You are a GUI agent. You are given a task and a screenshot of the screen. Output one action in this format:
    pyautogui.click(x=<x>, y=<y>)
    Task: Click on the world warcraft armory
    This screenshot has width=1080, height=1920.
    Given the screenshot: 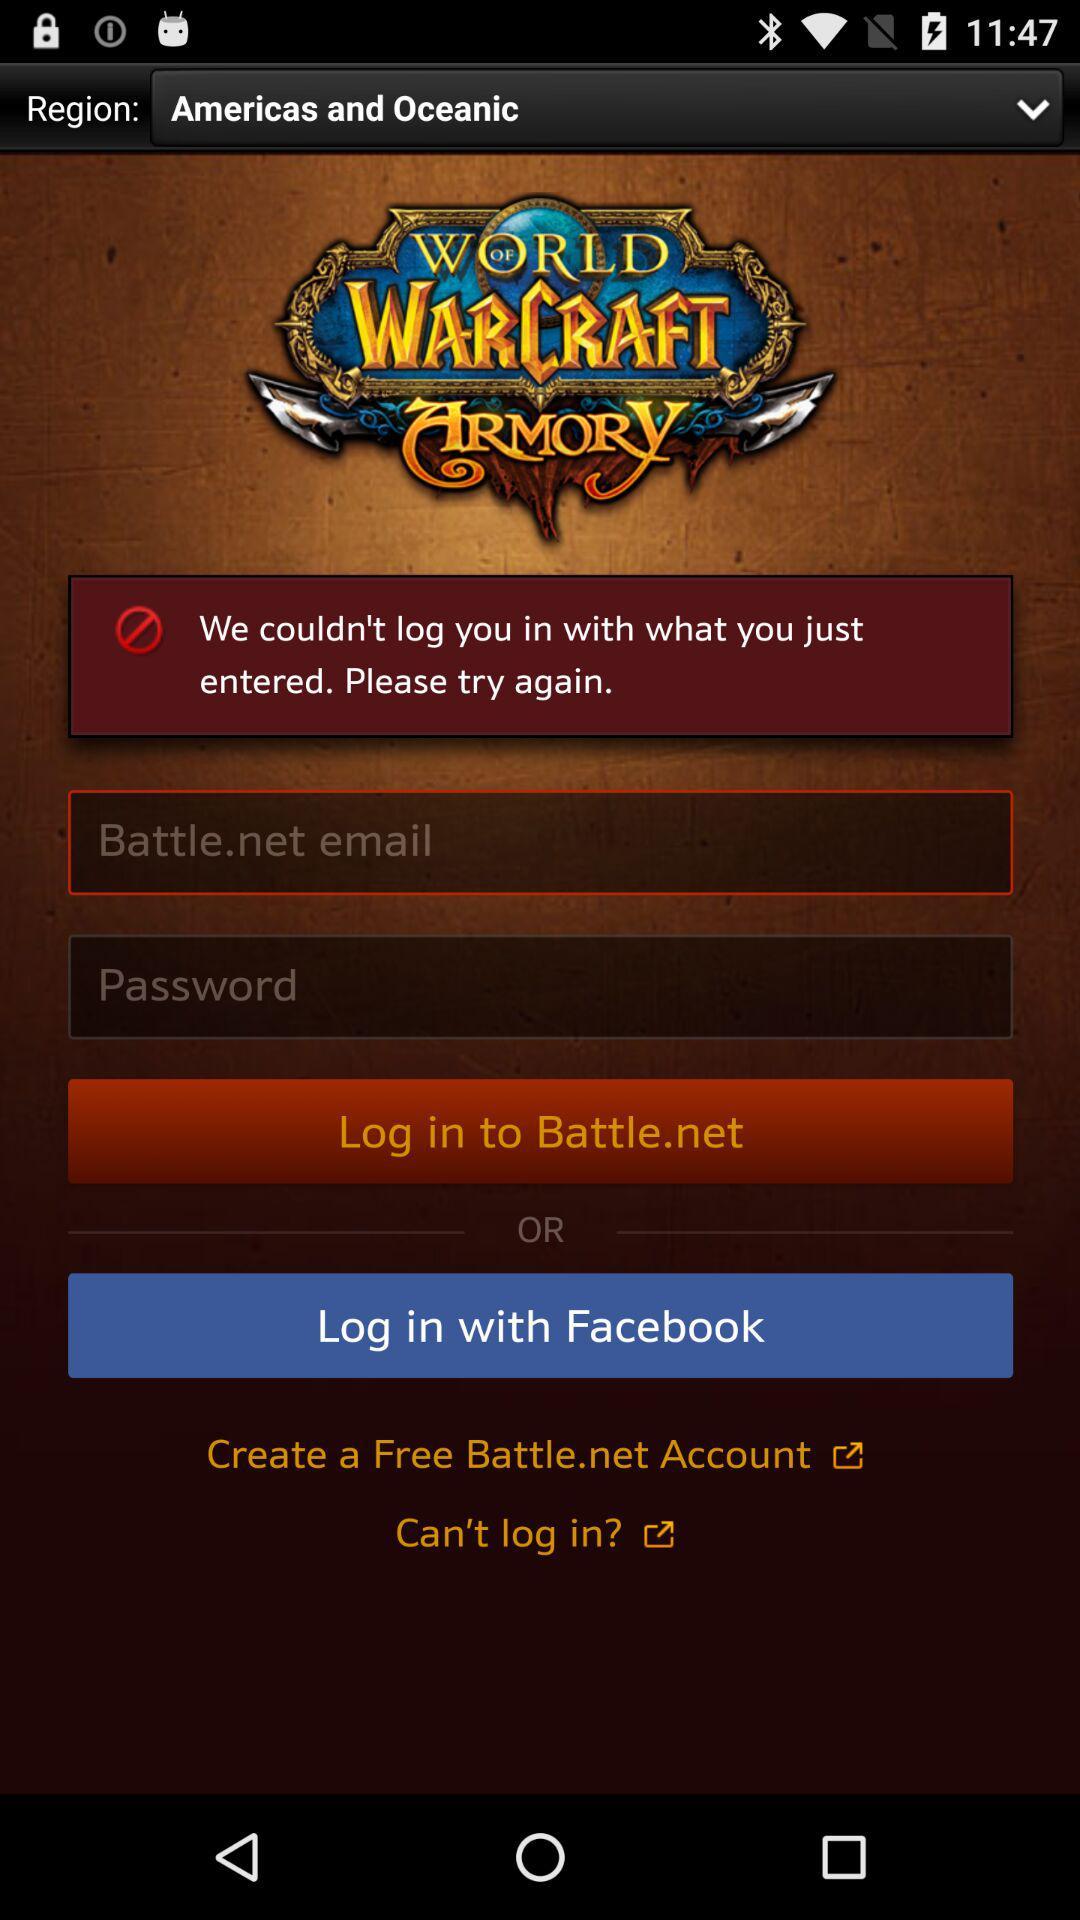 What is the action you would take?
    pyautogui.click(x=540, y=973)
    